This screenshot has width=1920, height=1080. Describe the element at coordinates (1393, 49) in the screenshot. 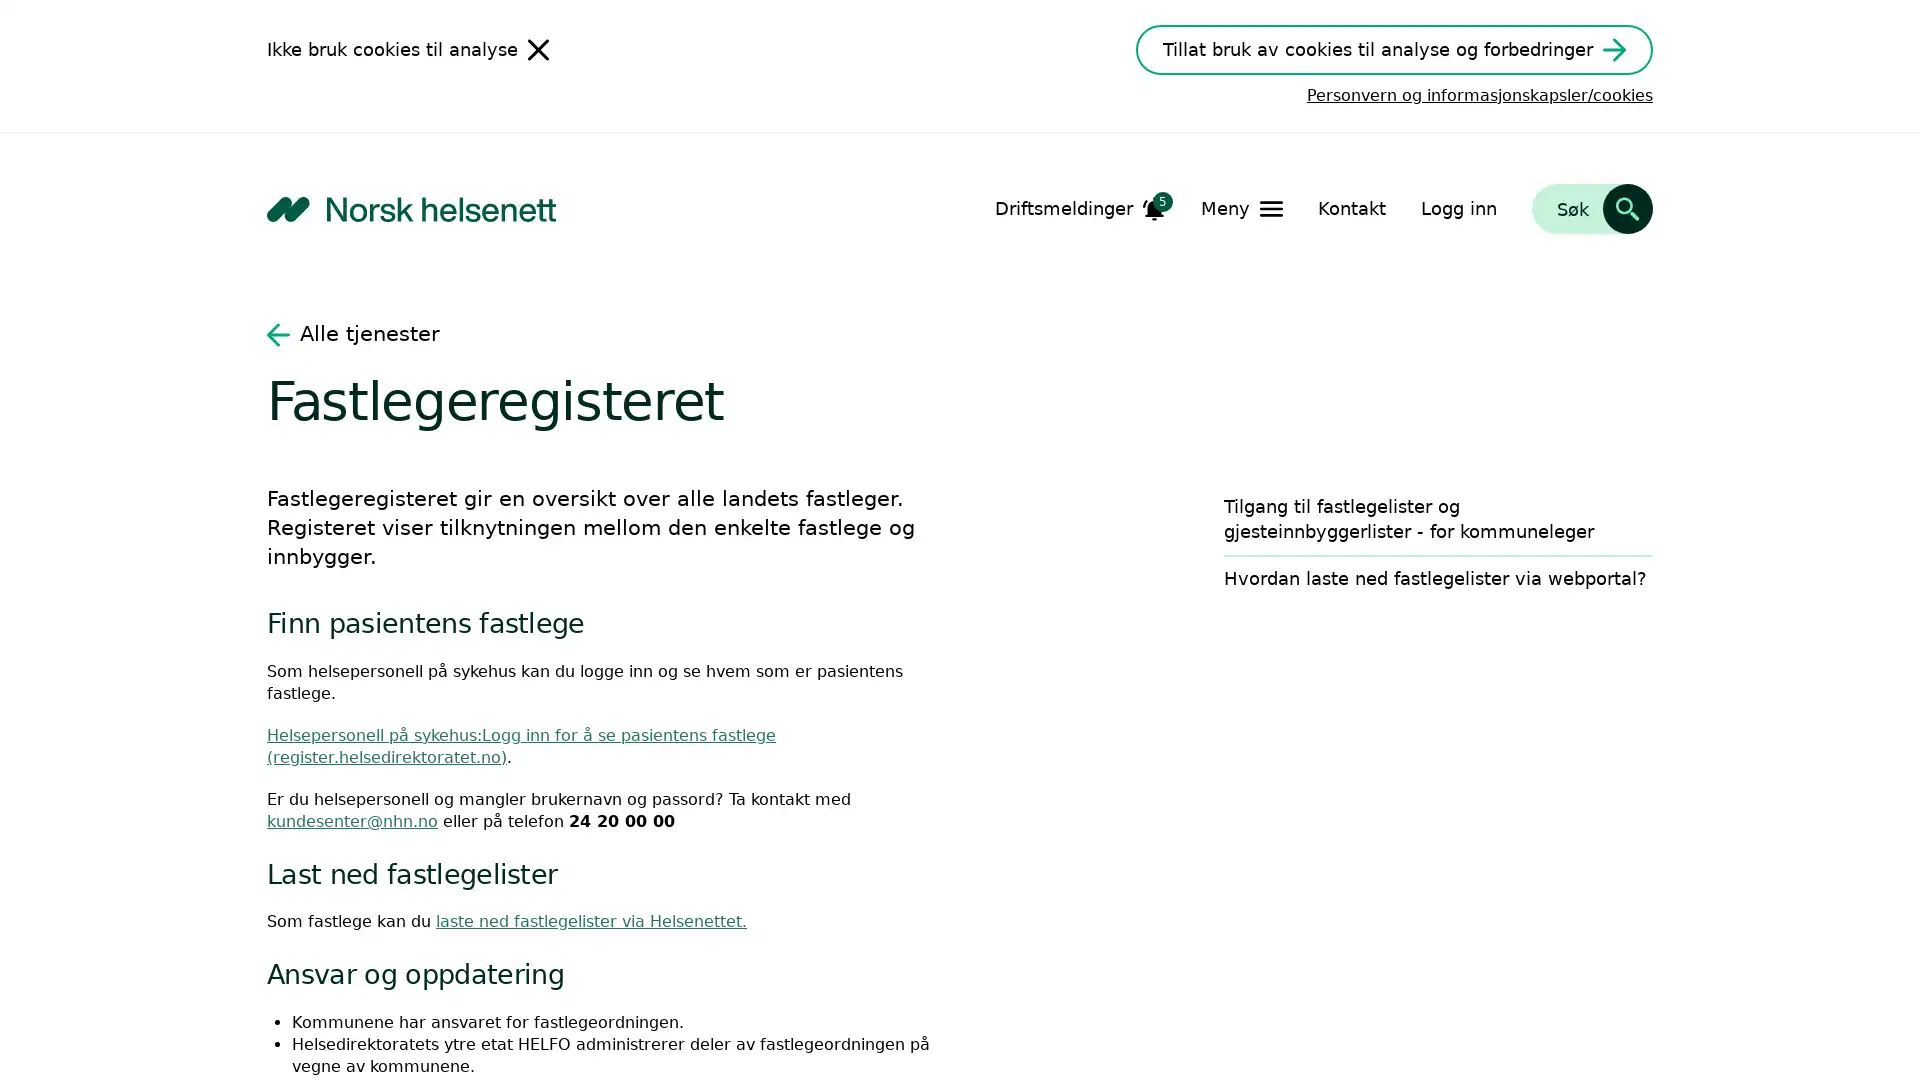

I see `Tillat bruk av cookies til analyse og forbedringer` at that location.